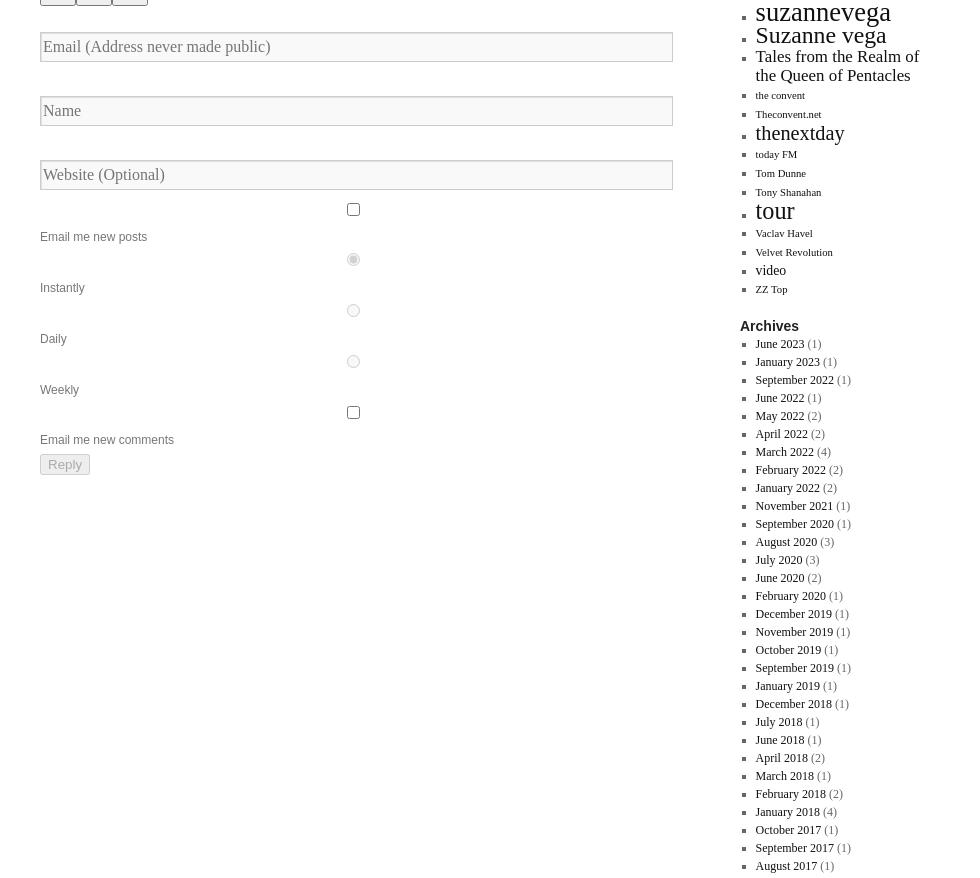 This screenshot has width=980, height=878. I want to click on 'tour', so click(774, 209).